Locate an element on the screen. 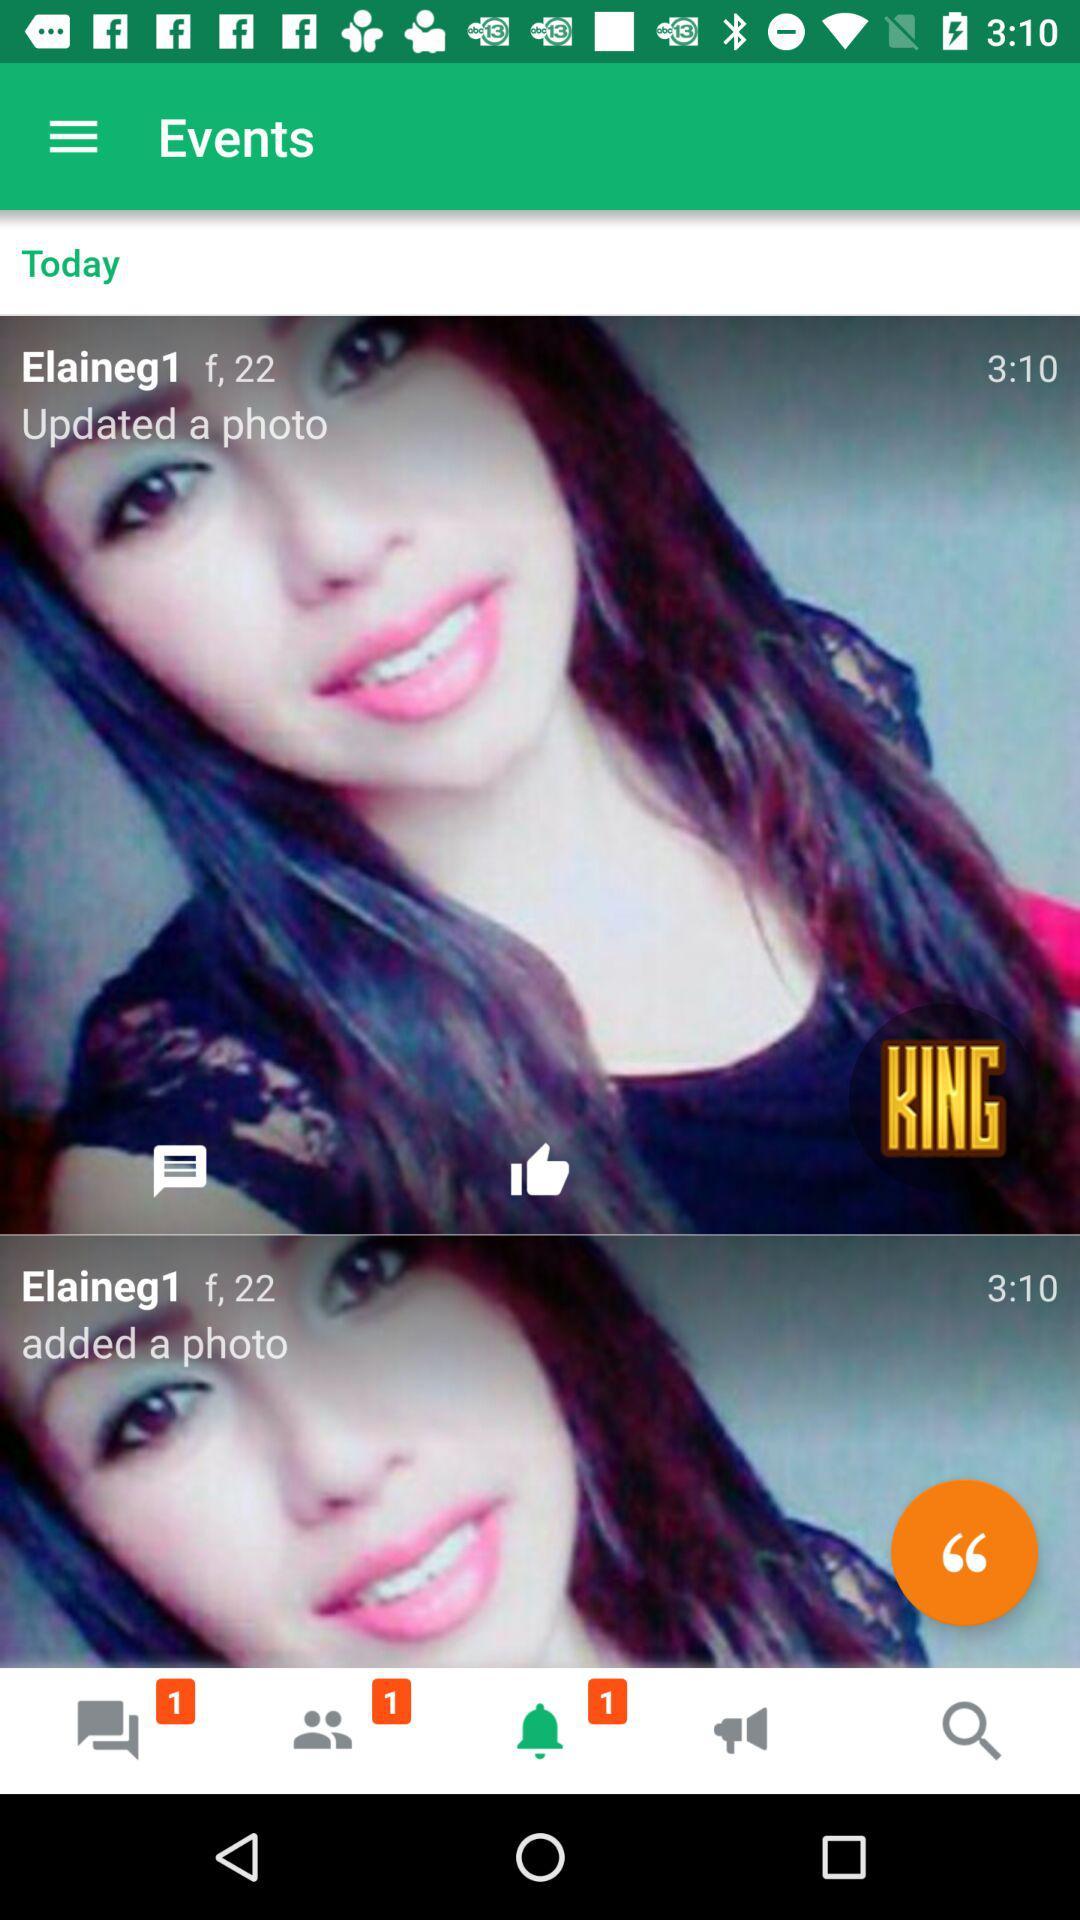 This screenshot has width=1080, height=1920. send a message is located at coordinates (180, 1171).